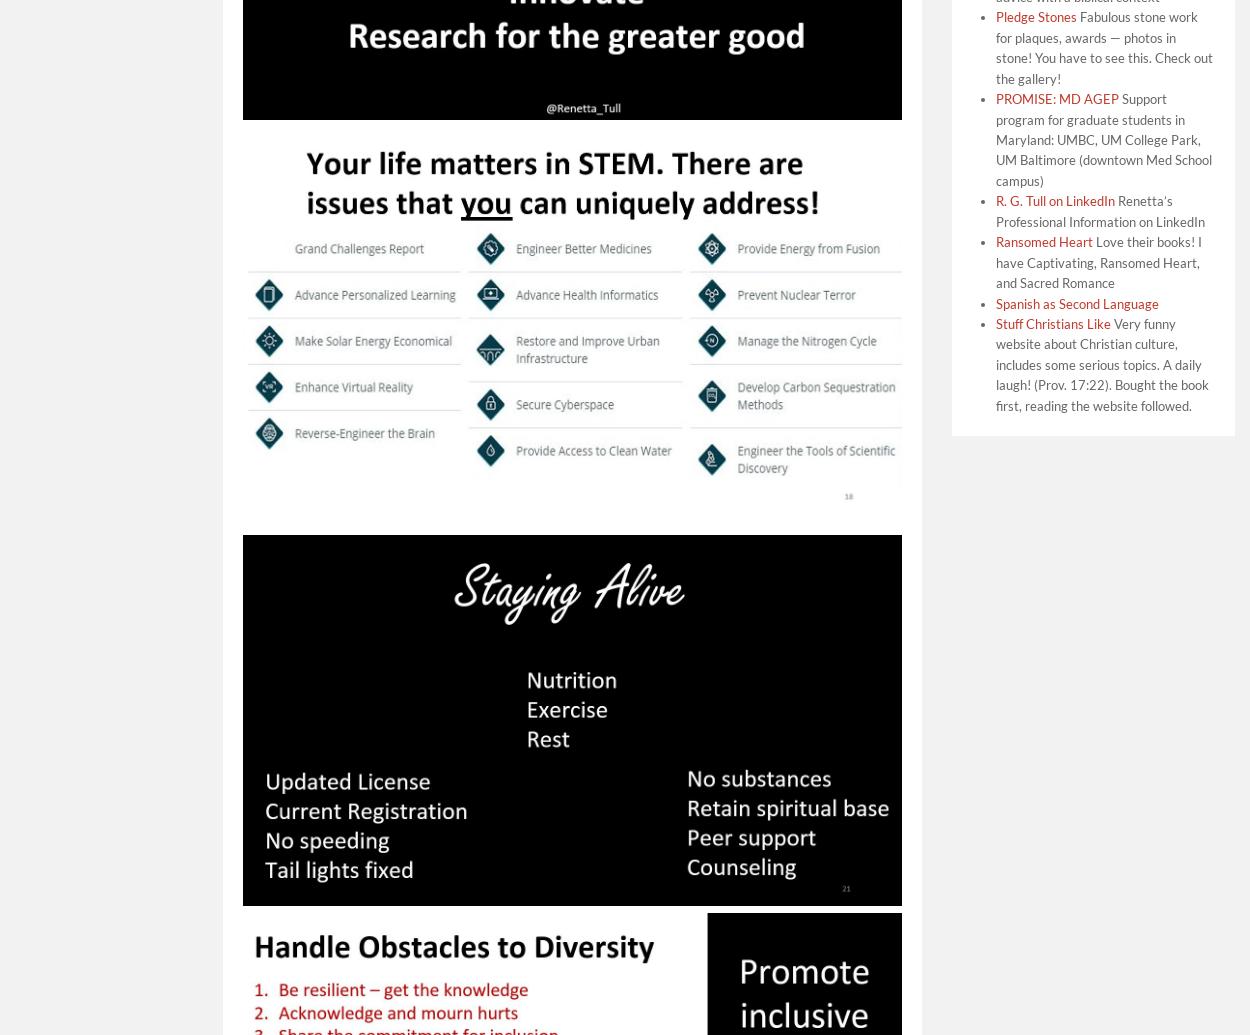 The image size is (1250, 1035). What do you see at coordinates (1098, 262) in the screenshot?
I see `'Love their books! I have Captivating, Ransomed Heart, and Sacred Romance'` at bounding box center [1098, 262].